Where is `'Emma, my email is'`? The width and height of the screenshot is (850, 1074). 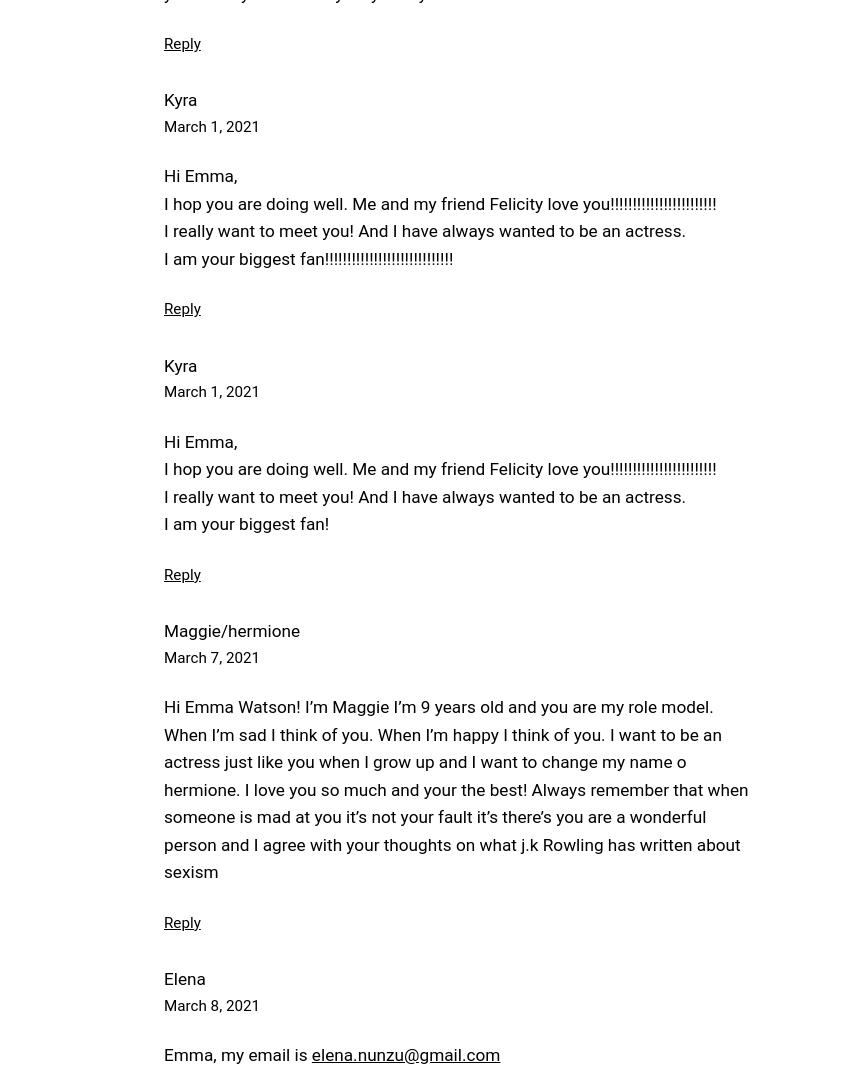 'Emma, my email is' is located at coordinates (163, 1054).